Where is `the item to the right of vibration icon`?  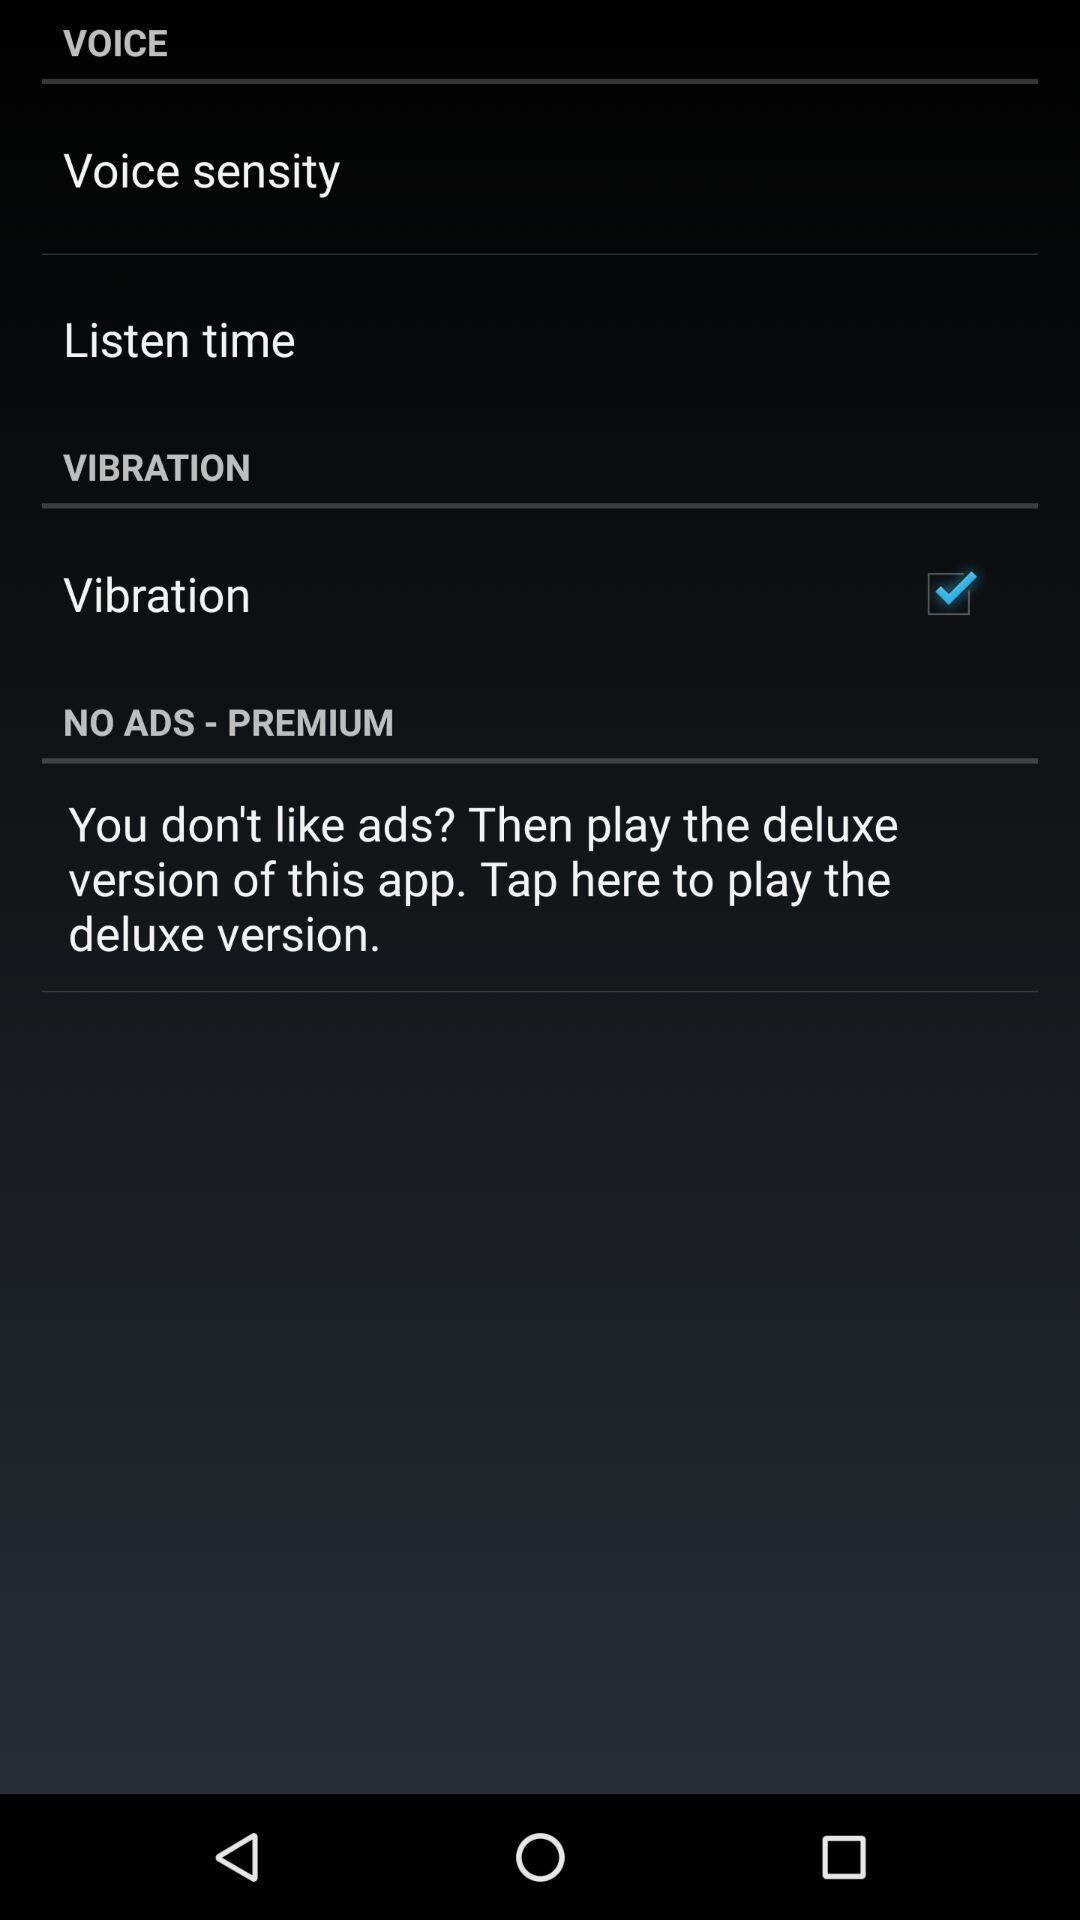
the item to the right of vibration icon is located at coordinates (947, 593).